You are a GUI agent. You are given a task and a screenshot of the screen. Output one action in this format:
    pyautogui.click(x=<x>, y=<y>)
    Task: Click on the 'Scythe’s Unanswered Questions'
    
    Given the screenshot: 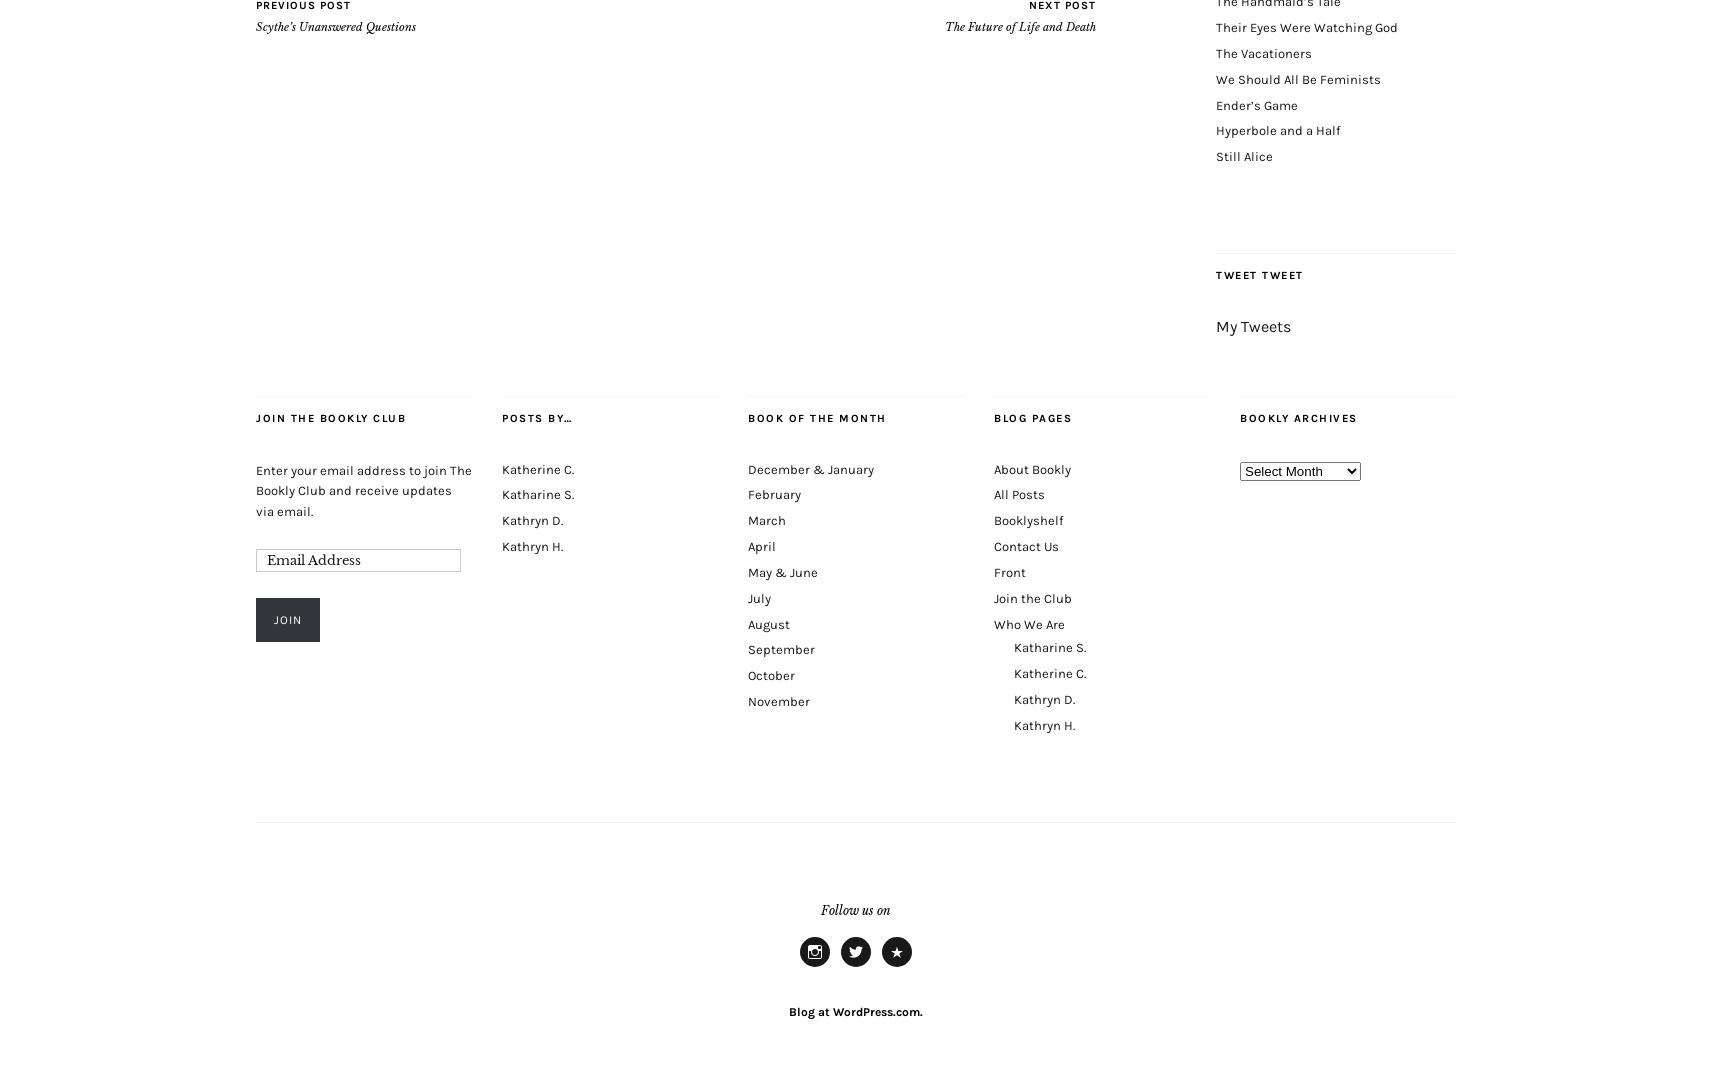 What is the action you would take?
    pyautogui.click(x=336, y=26)
    